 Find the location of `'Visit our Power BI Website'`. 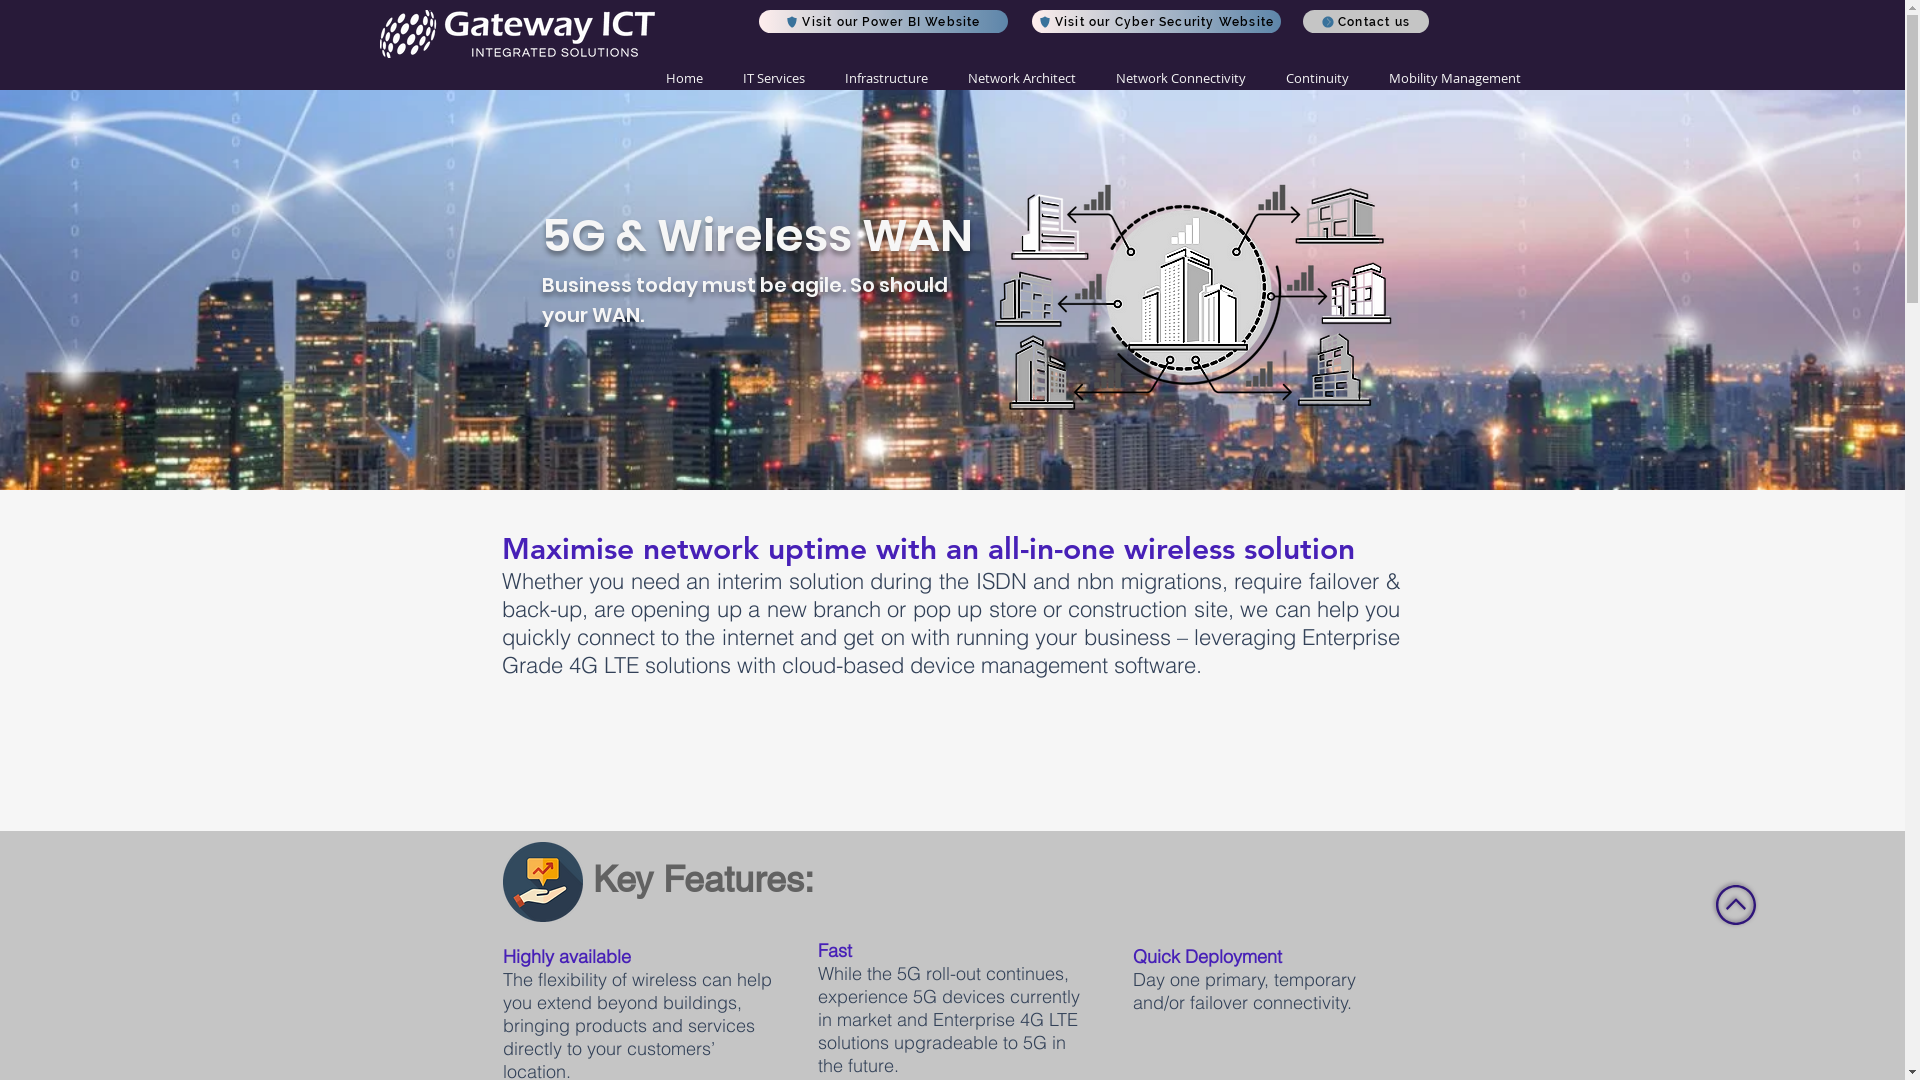

'Visit our Power BI Website' is located at coordinates (881, 21).